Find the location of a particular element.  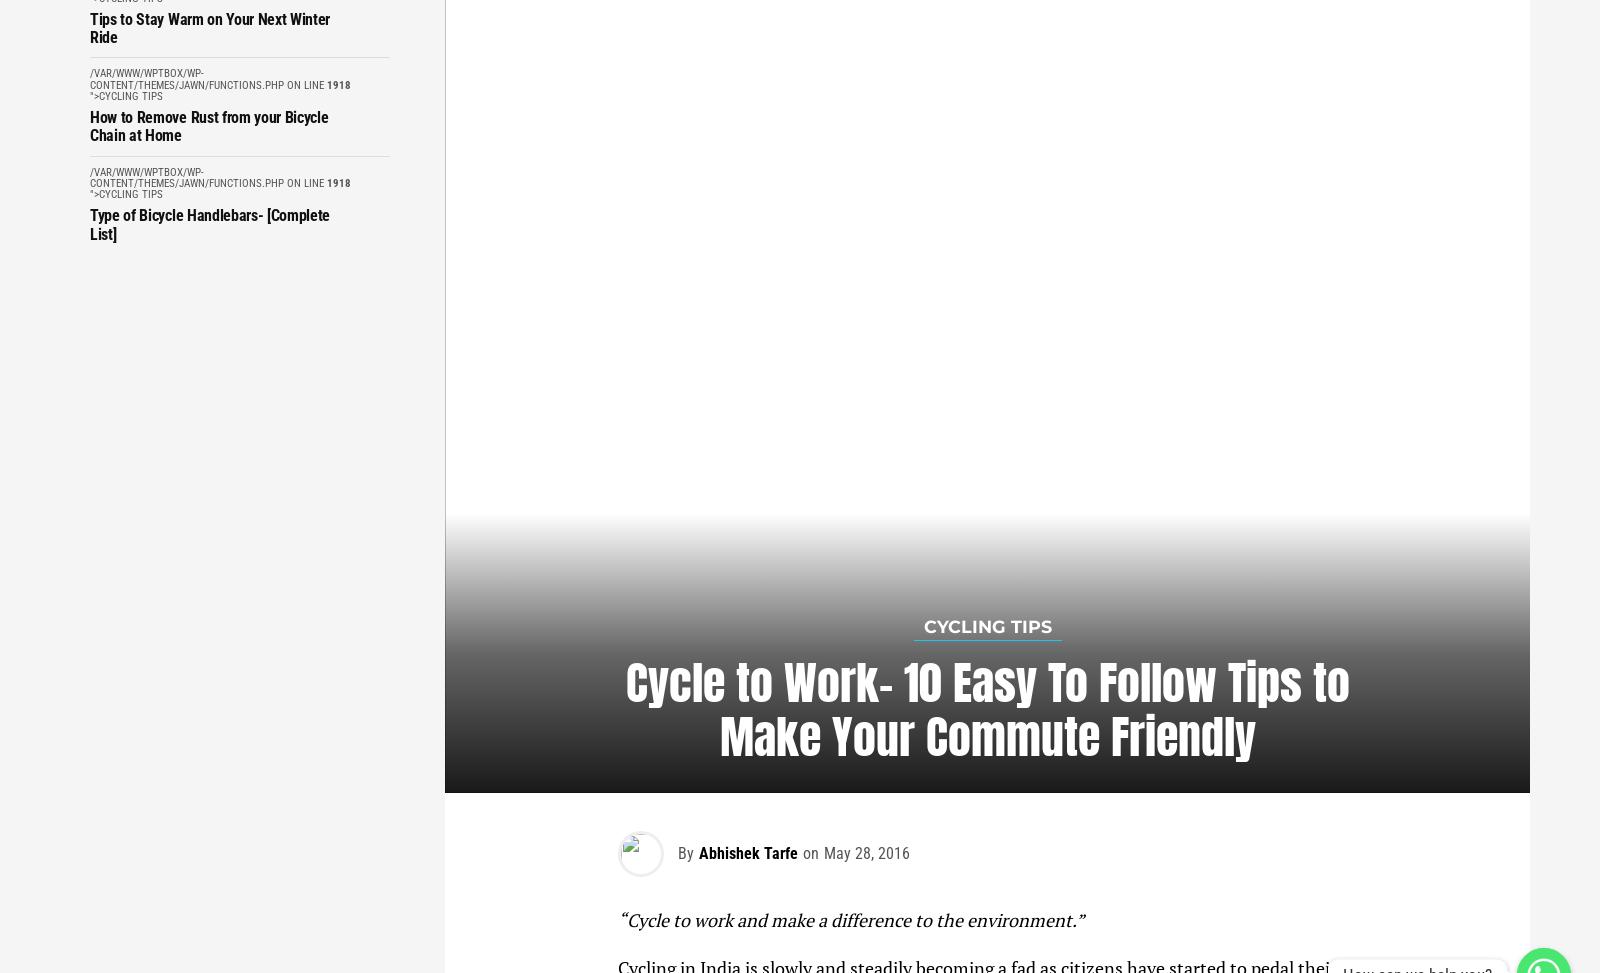

'on' is located at coordinates (808, 853).